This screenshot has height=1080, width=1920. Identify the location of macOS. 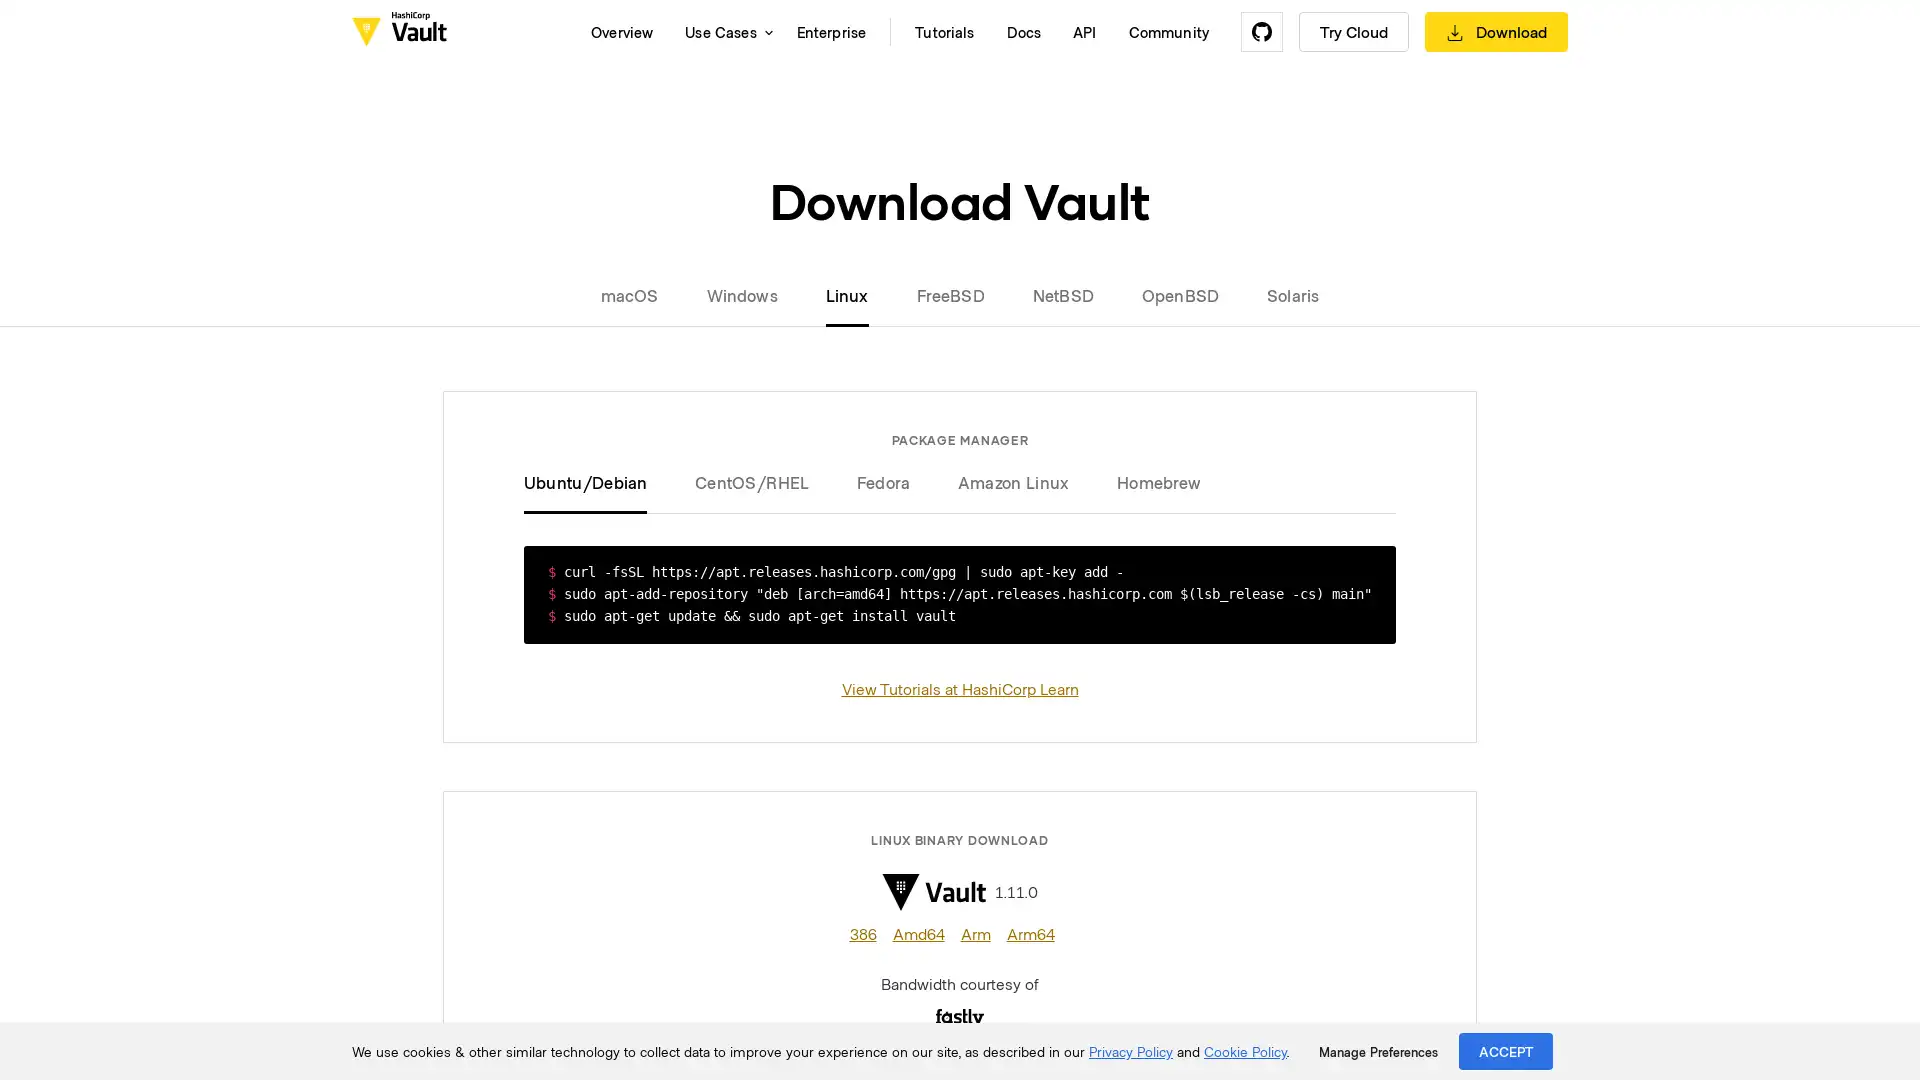
(641, 294).